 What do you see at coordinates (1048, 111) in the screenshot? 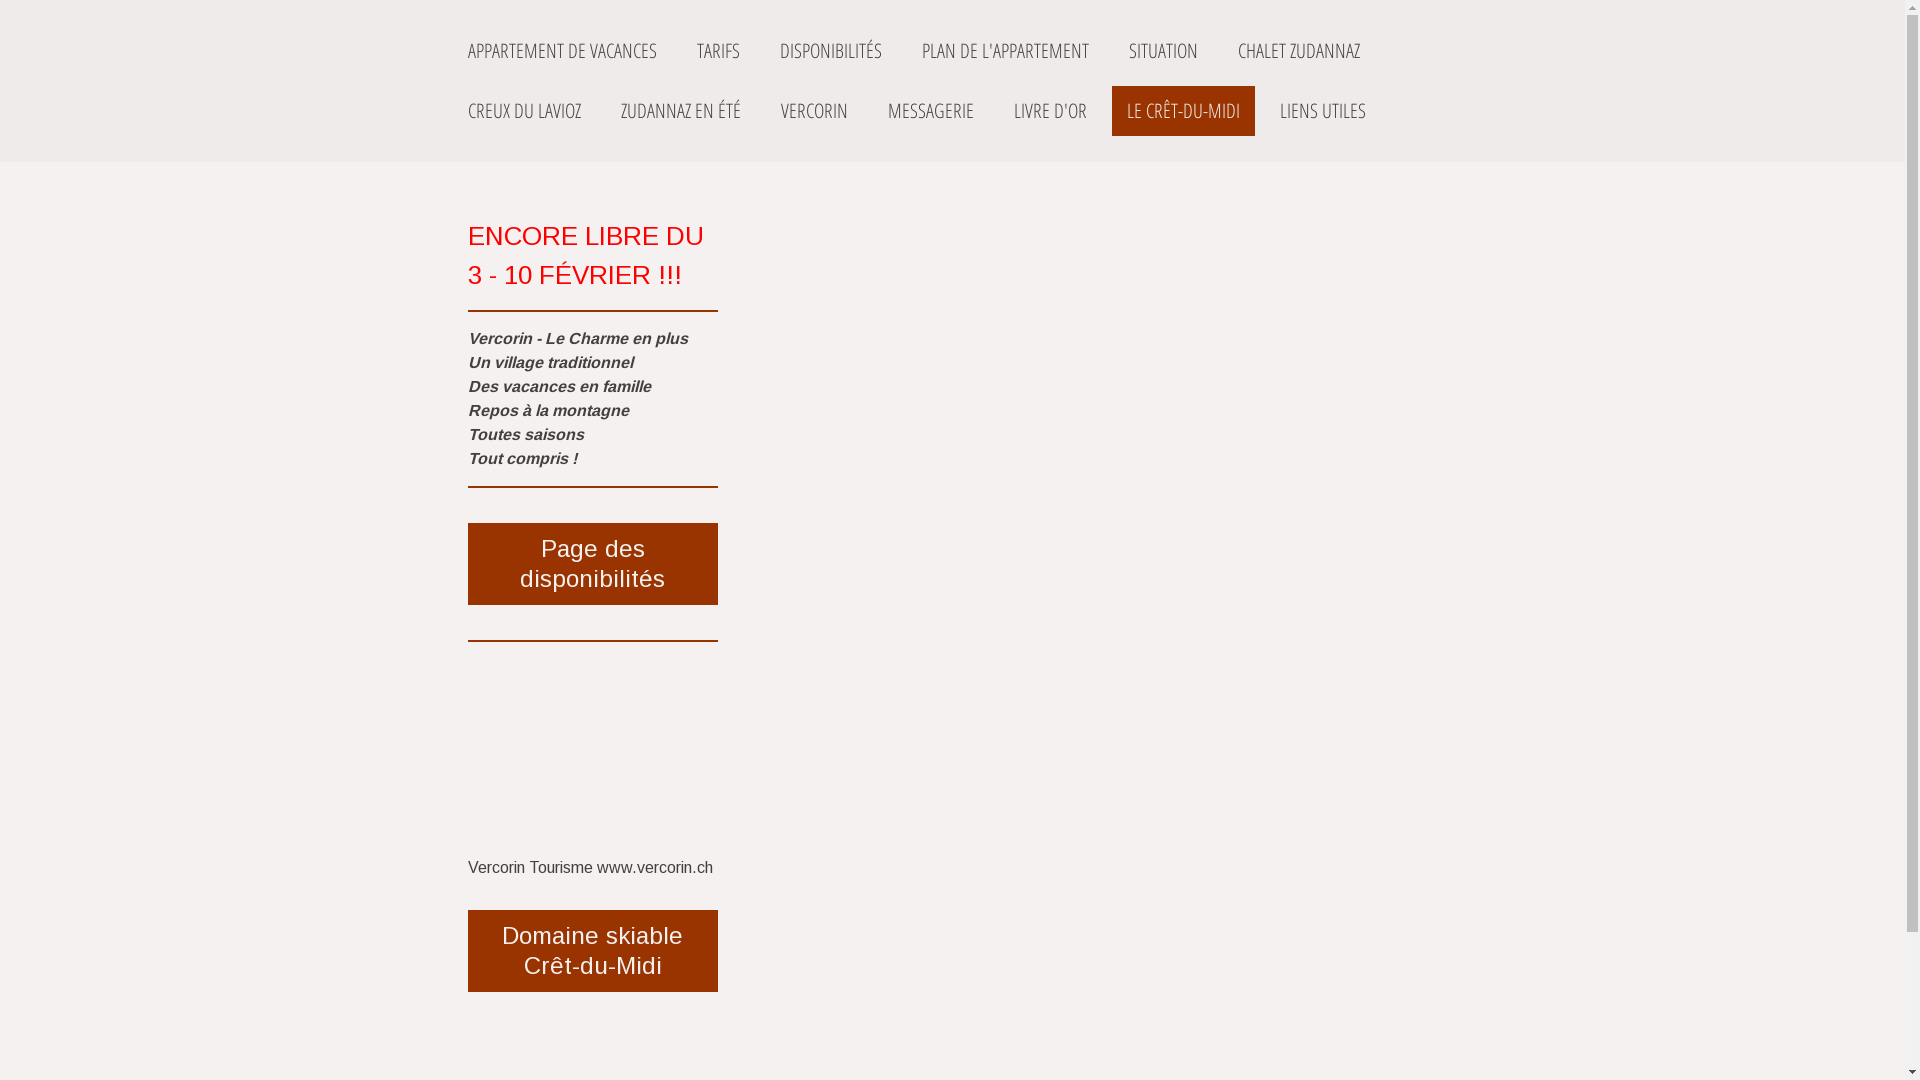
I see `'LIVRE D'OR'` at bounding box center [1048, 111].